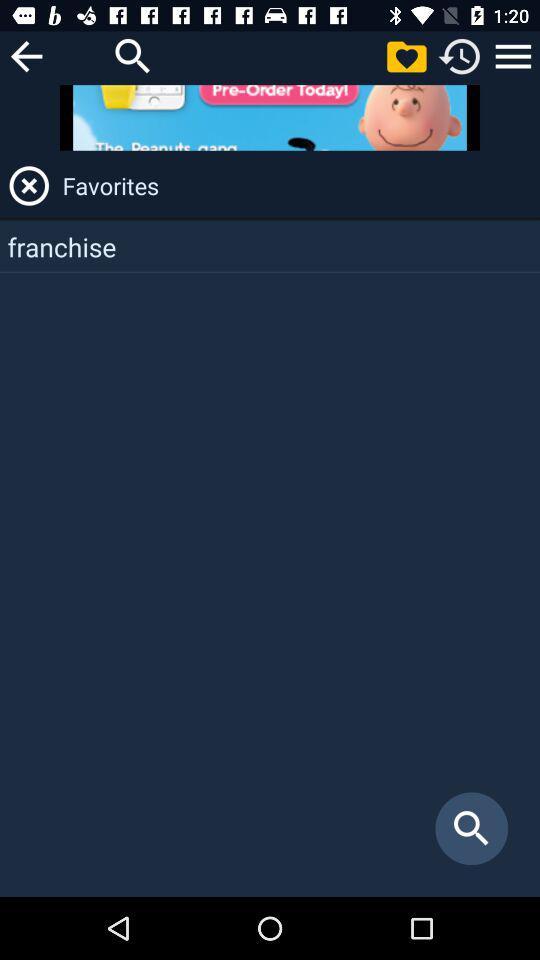 This screenshot has height=960, width=540. What do you see at coordinates (513, 55) in the screenshot?
I see `favorites history` at bounding box center [513, 55].